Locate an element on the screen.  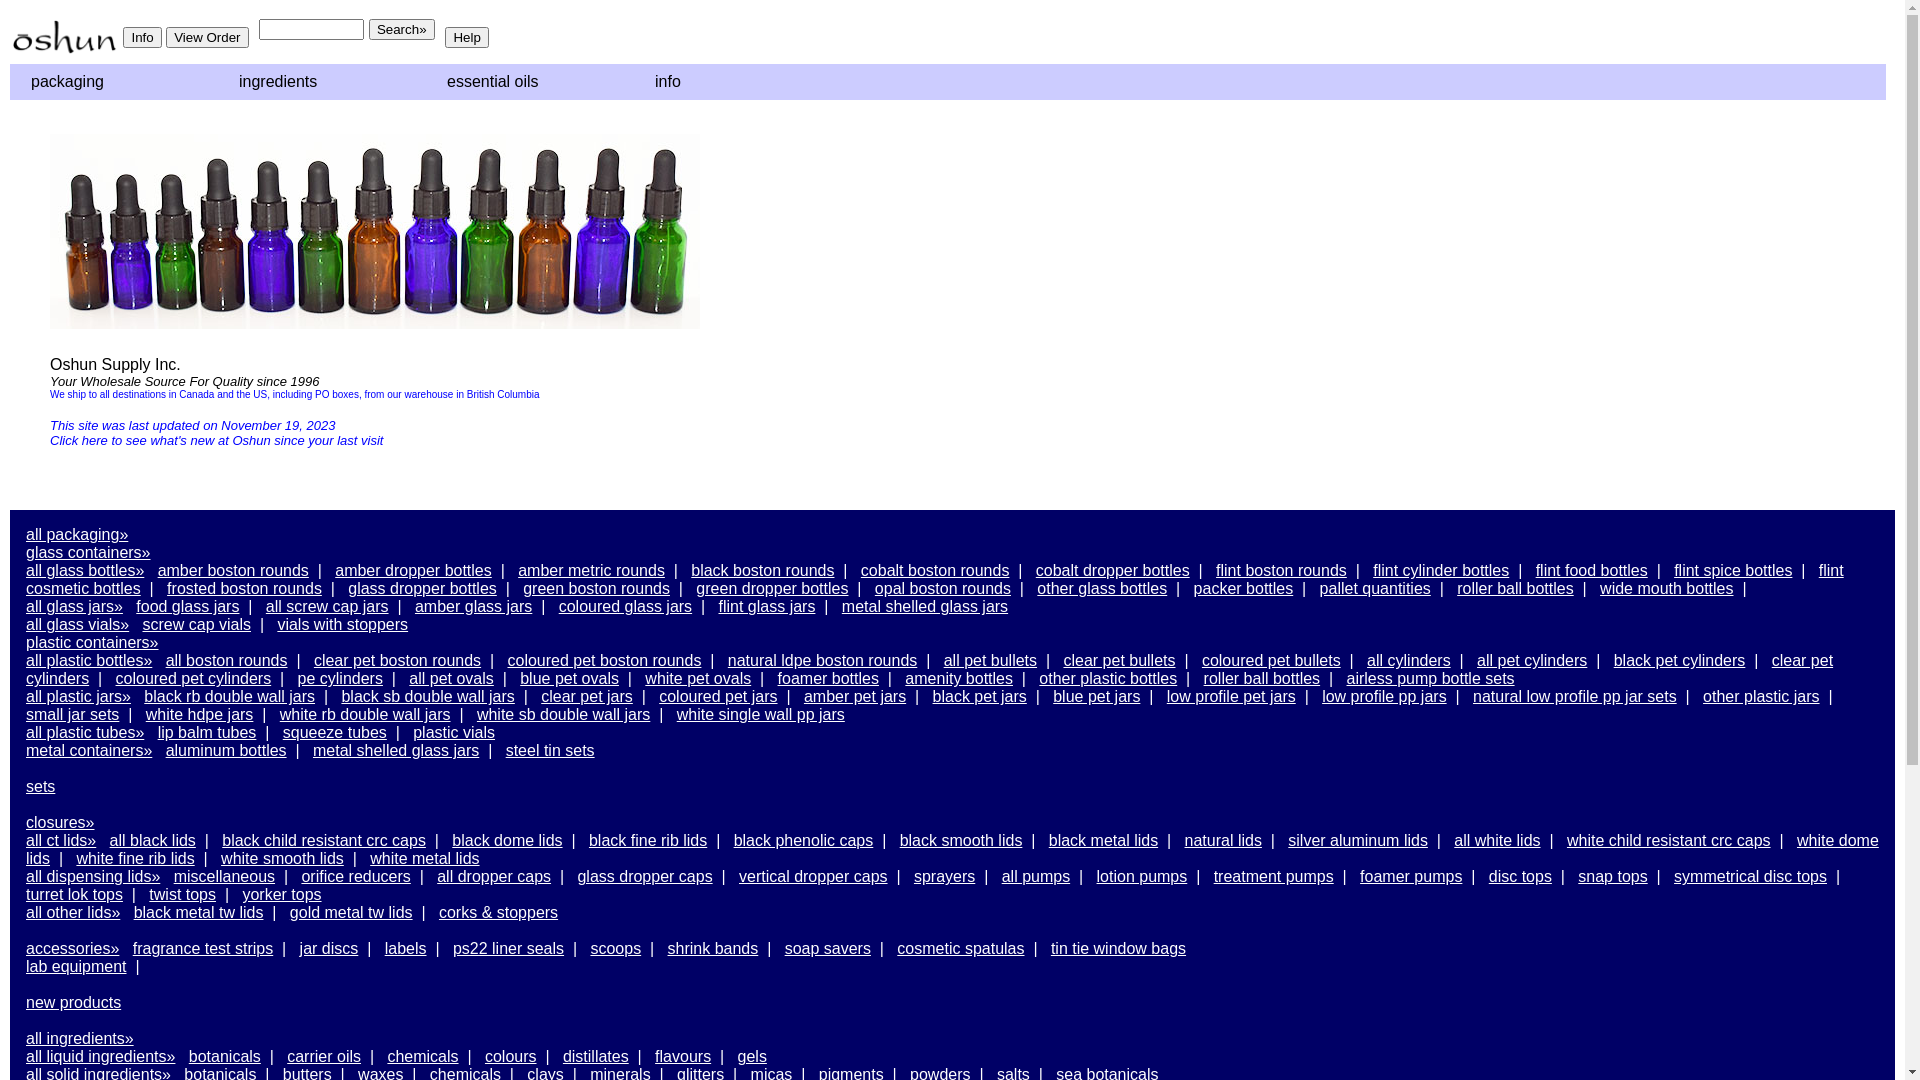
'carrier oils' is located at coordinates (286, 1055).